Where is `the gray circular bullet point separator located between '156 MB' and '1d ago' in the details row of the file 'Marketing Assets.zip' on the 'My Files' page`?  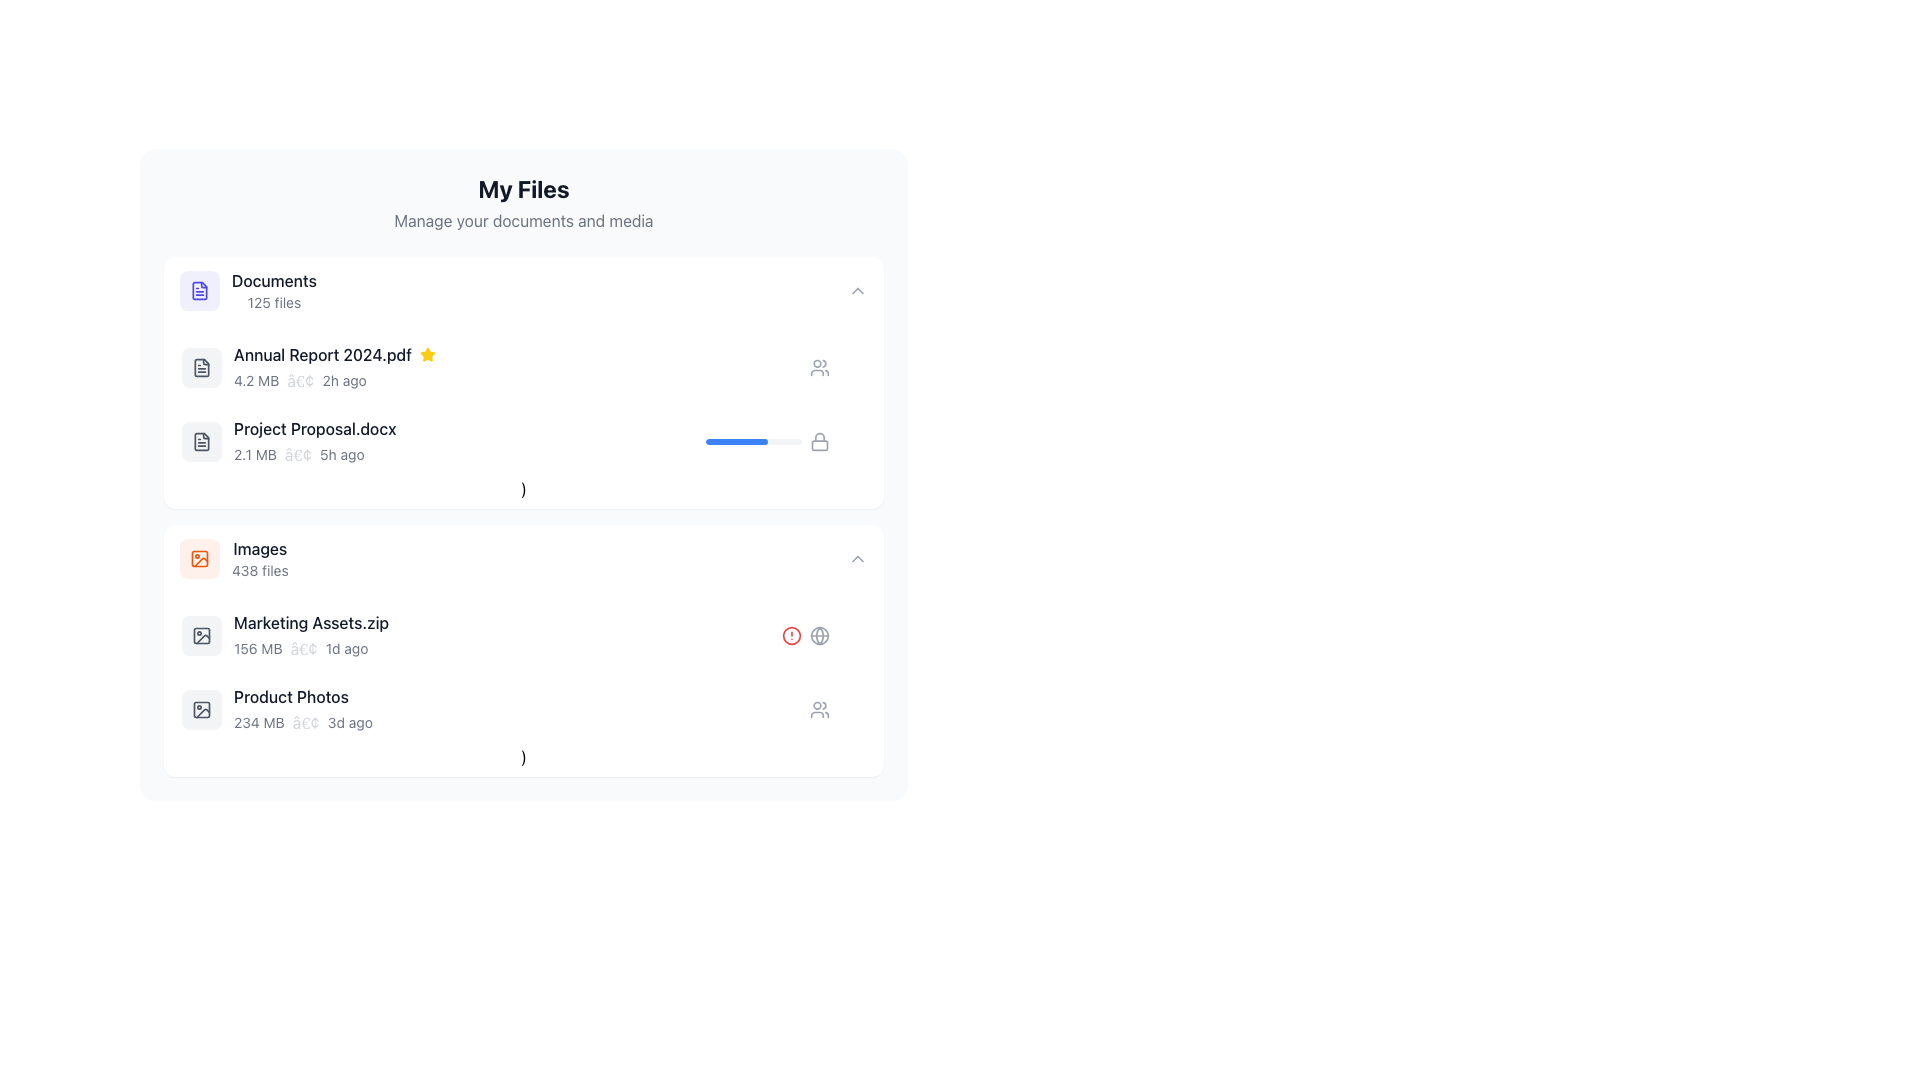
the gray circular bullet point separator located between '156 MB' and '1d ago' in the details row of the file 'Marketing Assets.zip' on the 'My Files' page is located at coordinates (303, 648).